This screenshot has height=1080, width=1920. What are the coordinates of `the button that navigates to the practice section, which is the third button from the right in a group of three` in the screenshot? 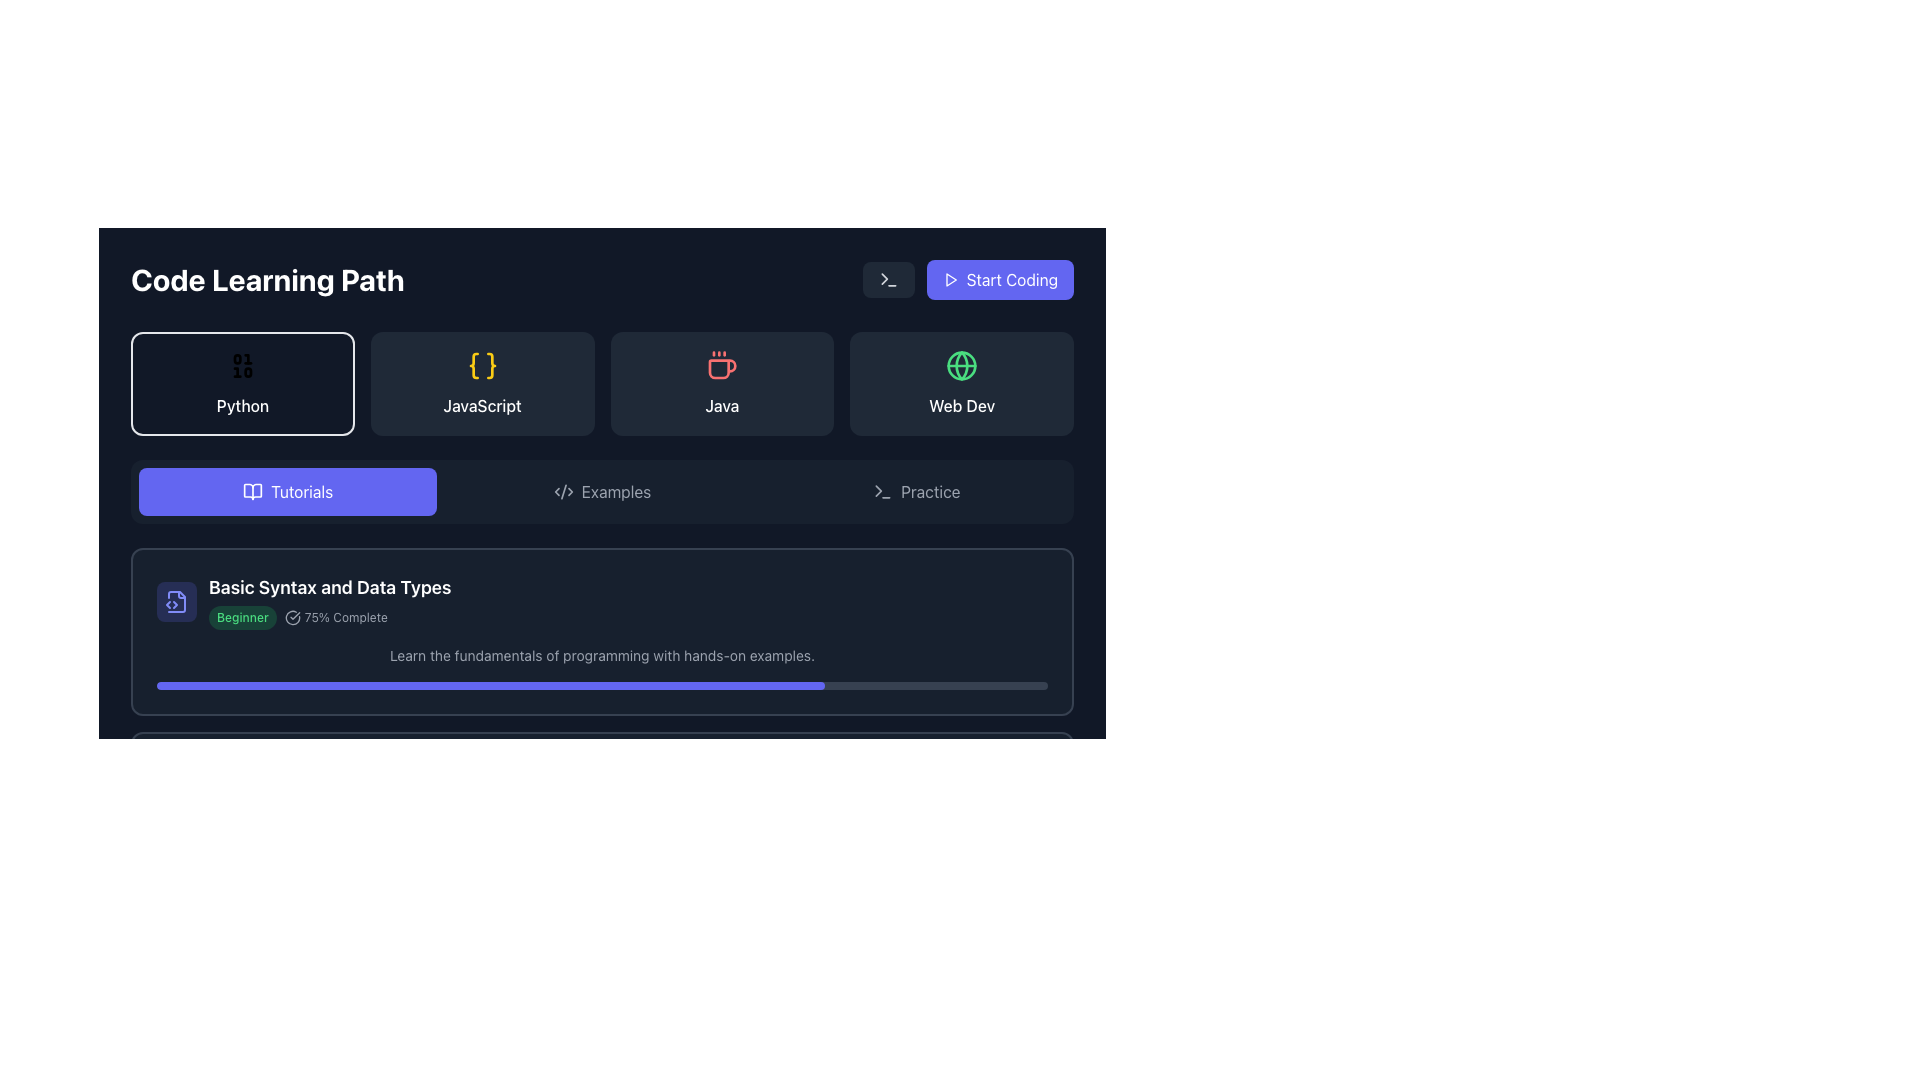 It's located at (915, 492).